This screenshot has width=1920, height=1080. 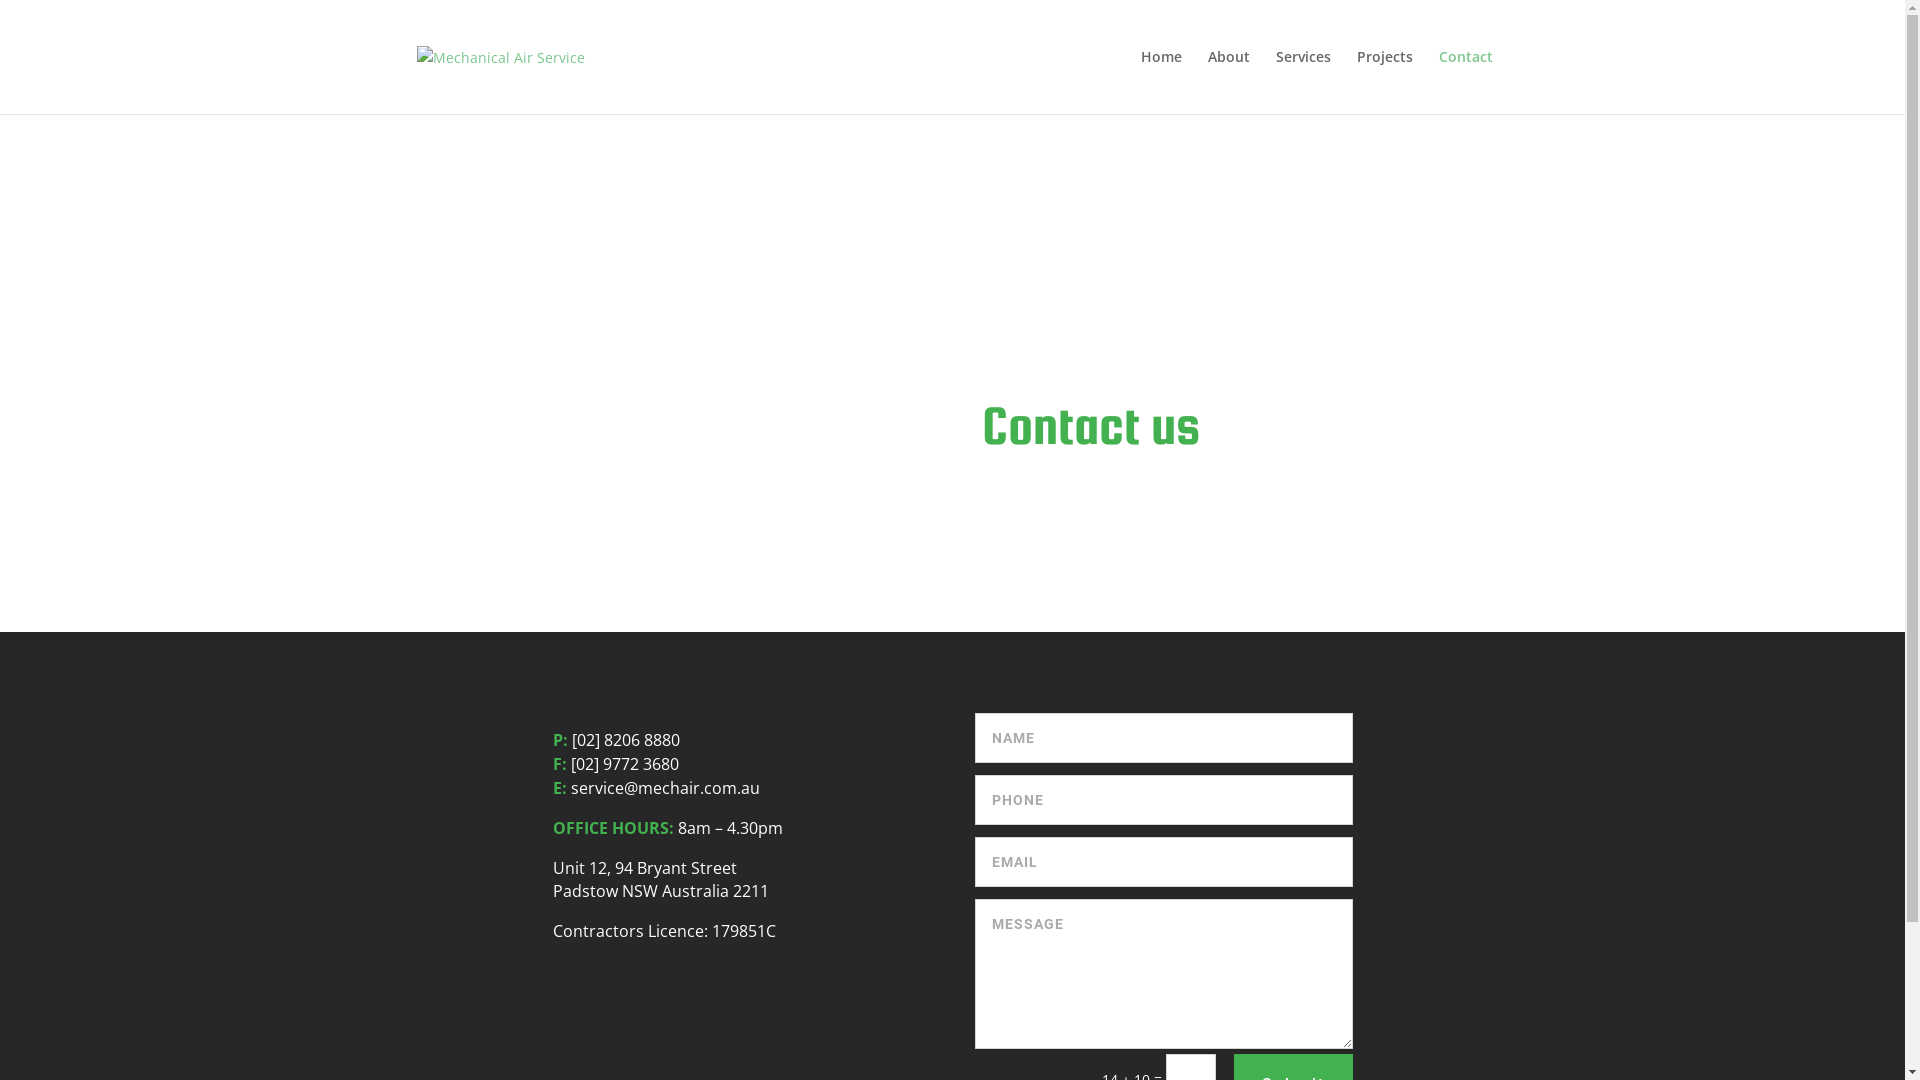 I want to click on 'Home', so click(x=1140, y=80).